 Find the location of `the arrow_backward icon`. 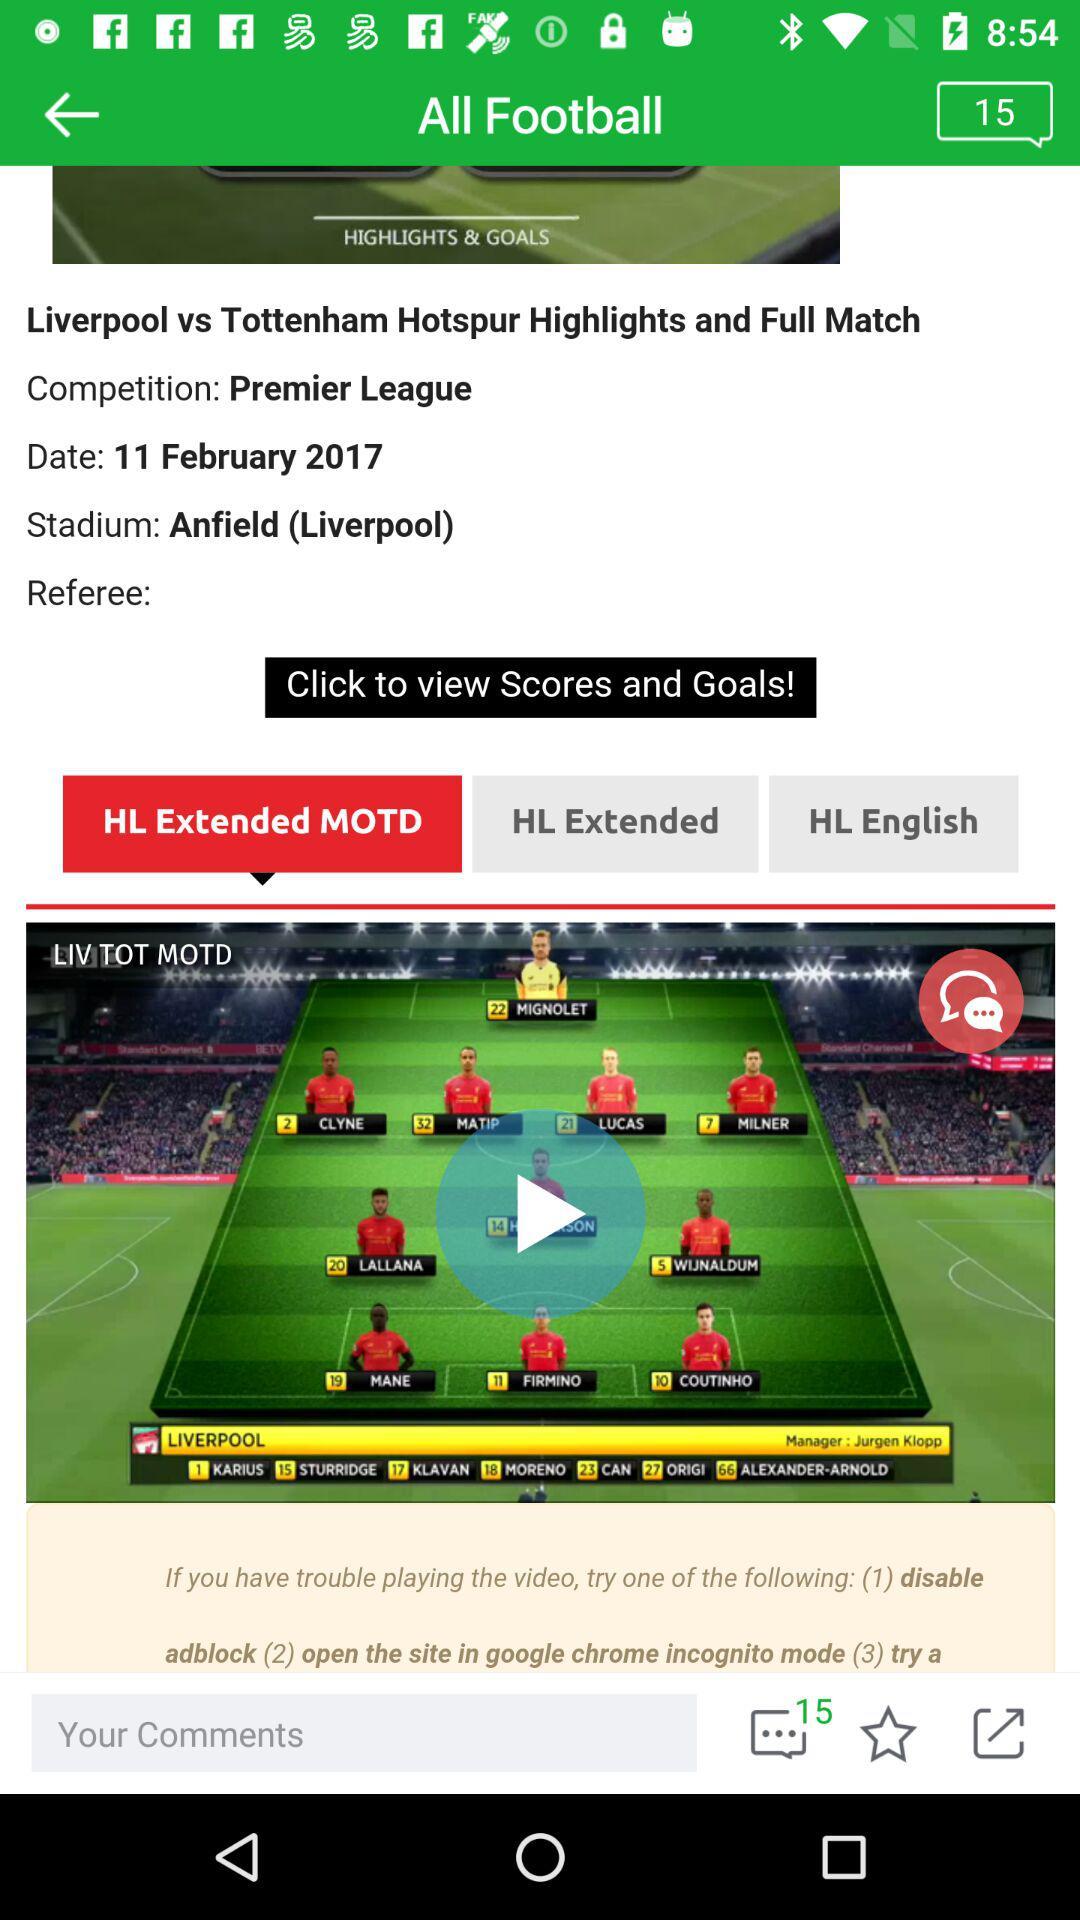

the arrow_backward icon is located at coordinates (70, 113).